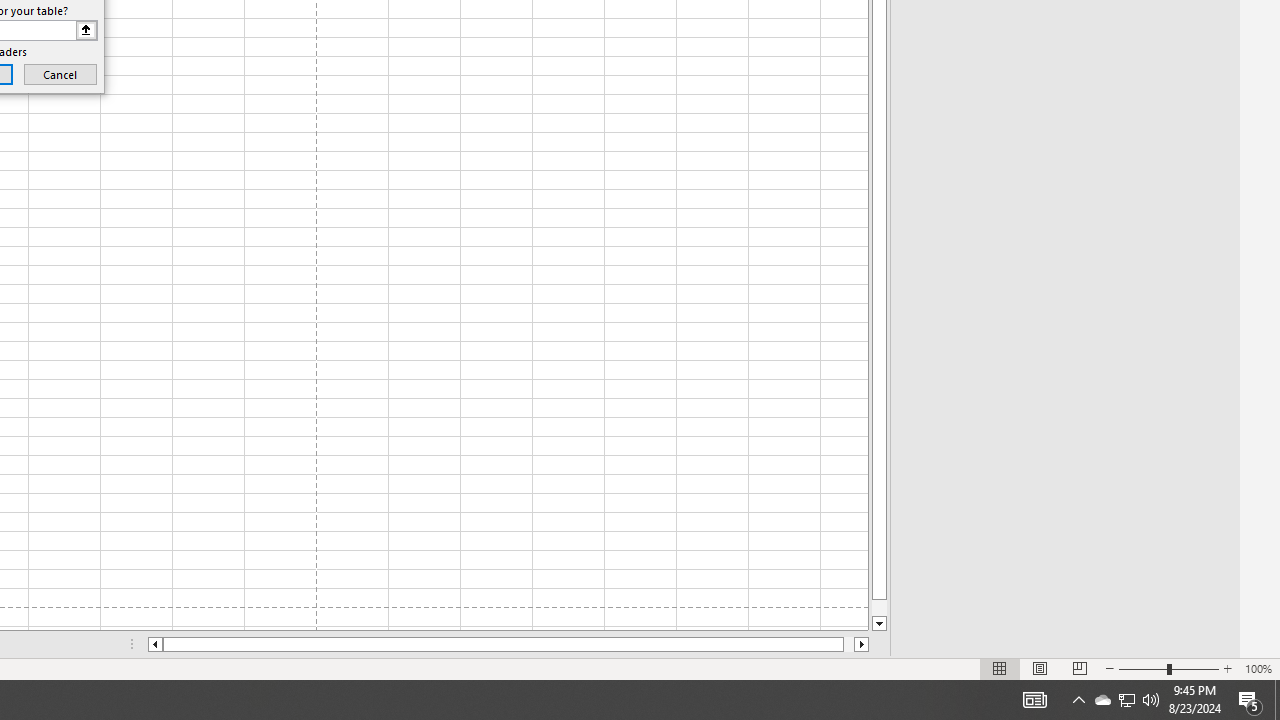 The height and width of the screenshot is (720, 1280). I want to click on 'Page Layout', so click(1040, 669).